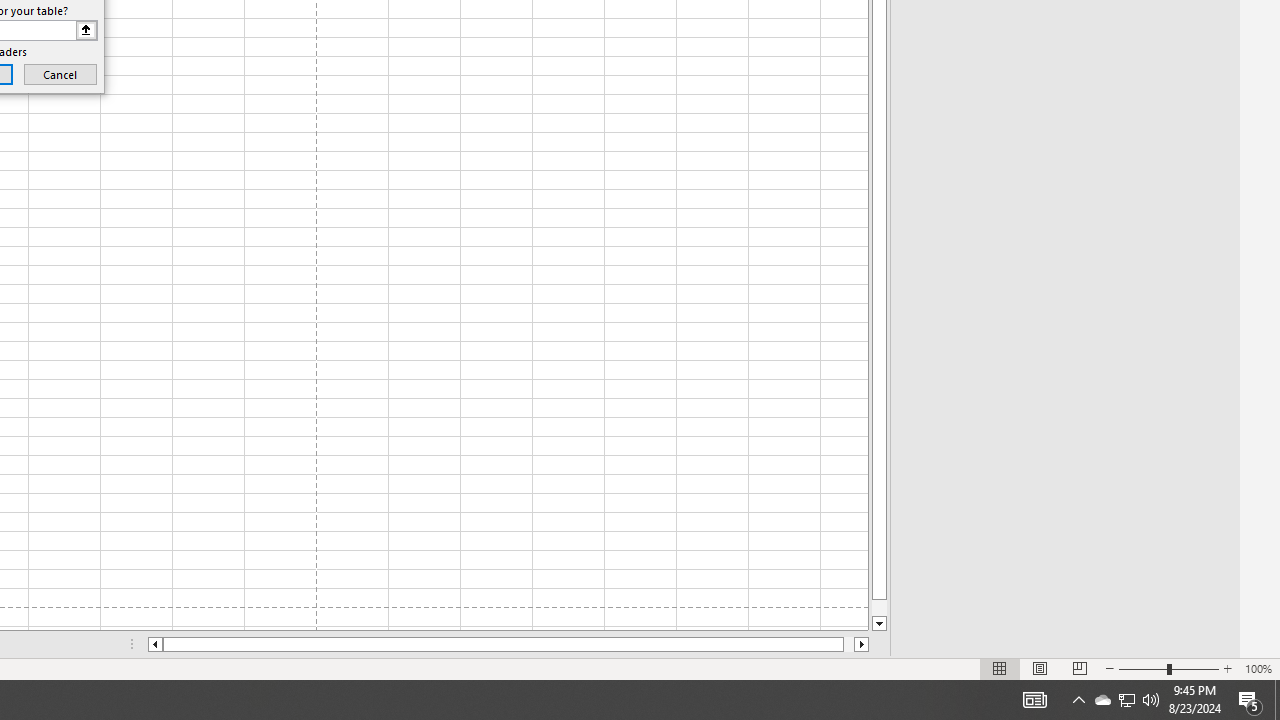 The height and width of the screenshot is (720, 1280). I want to click on 'Page Layout', so click(1040, 669).